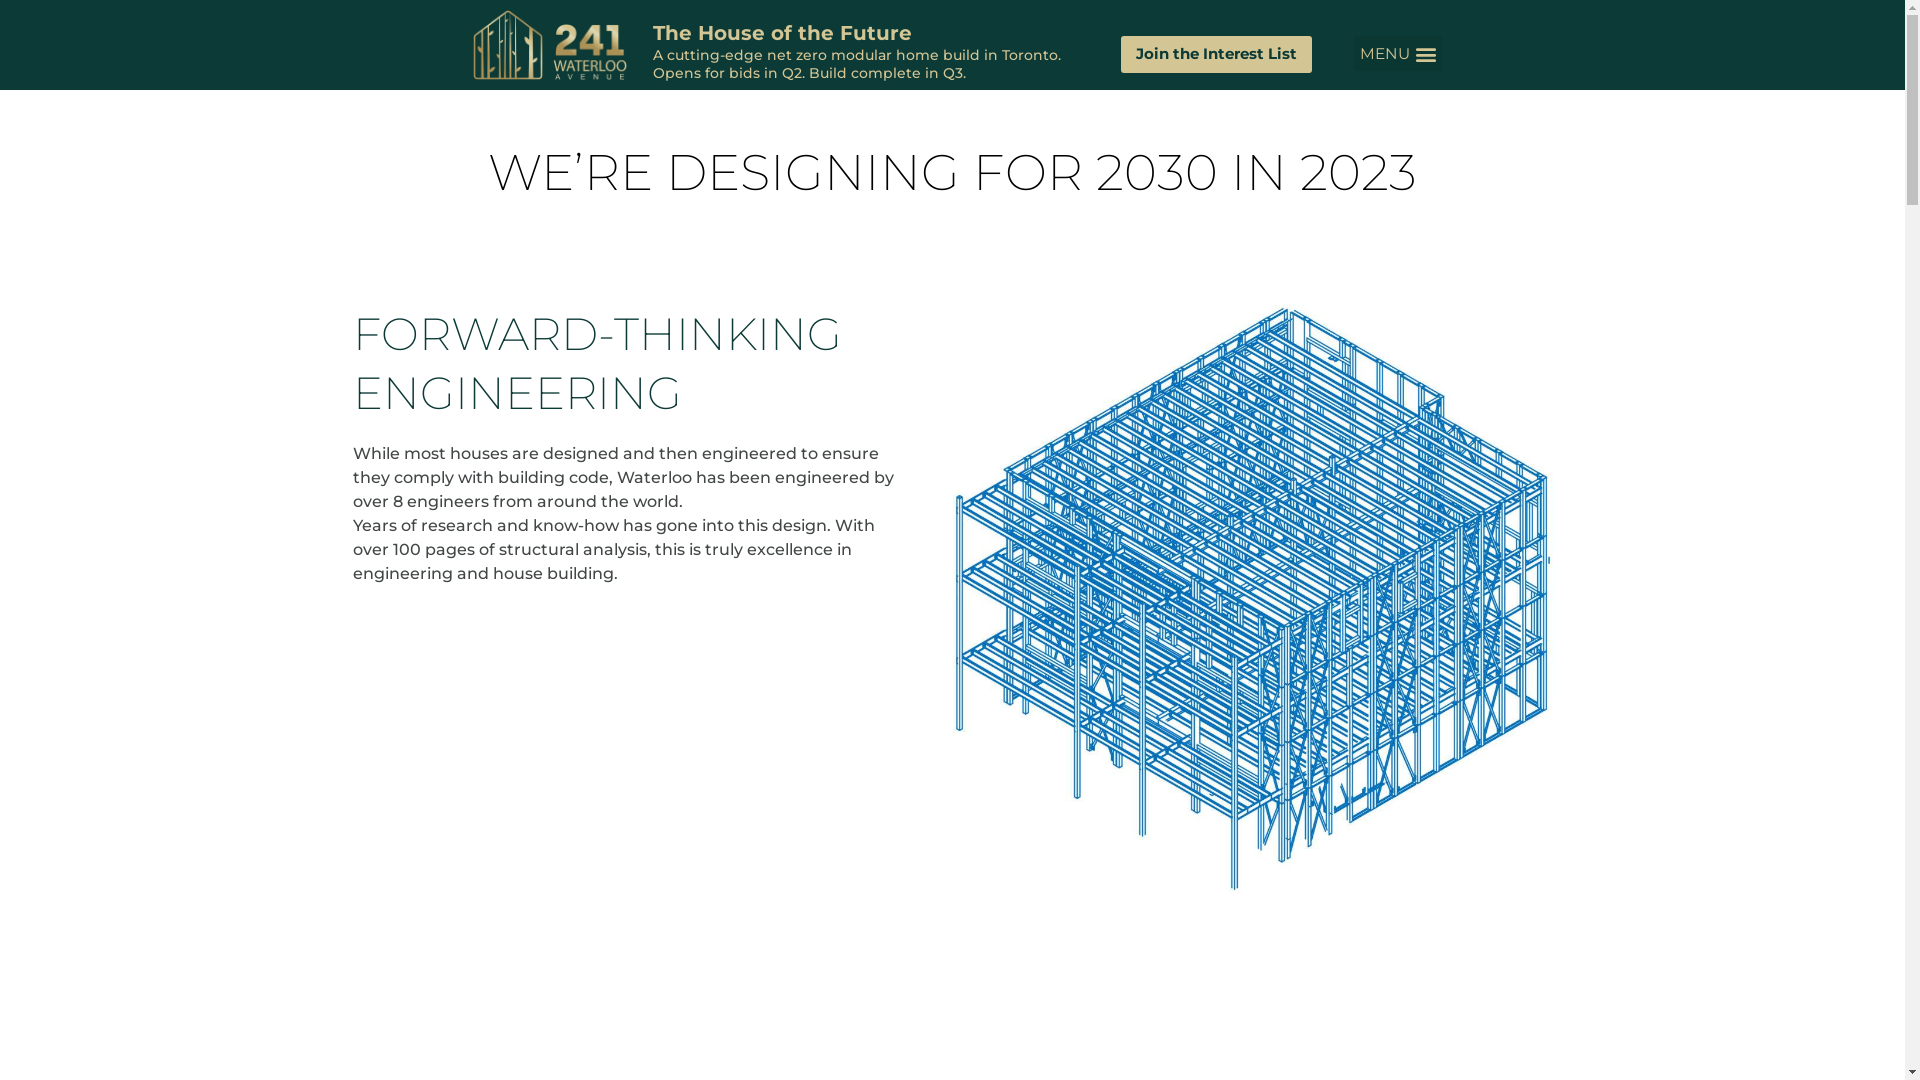  I want to click on 'Join the Interest List', so click(1215, 53).